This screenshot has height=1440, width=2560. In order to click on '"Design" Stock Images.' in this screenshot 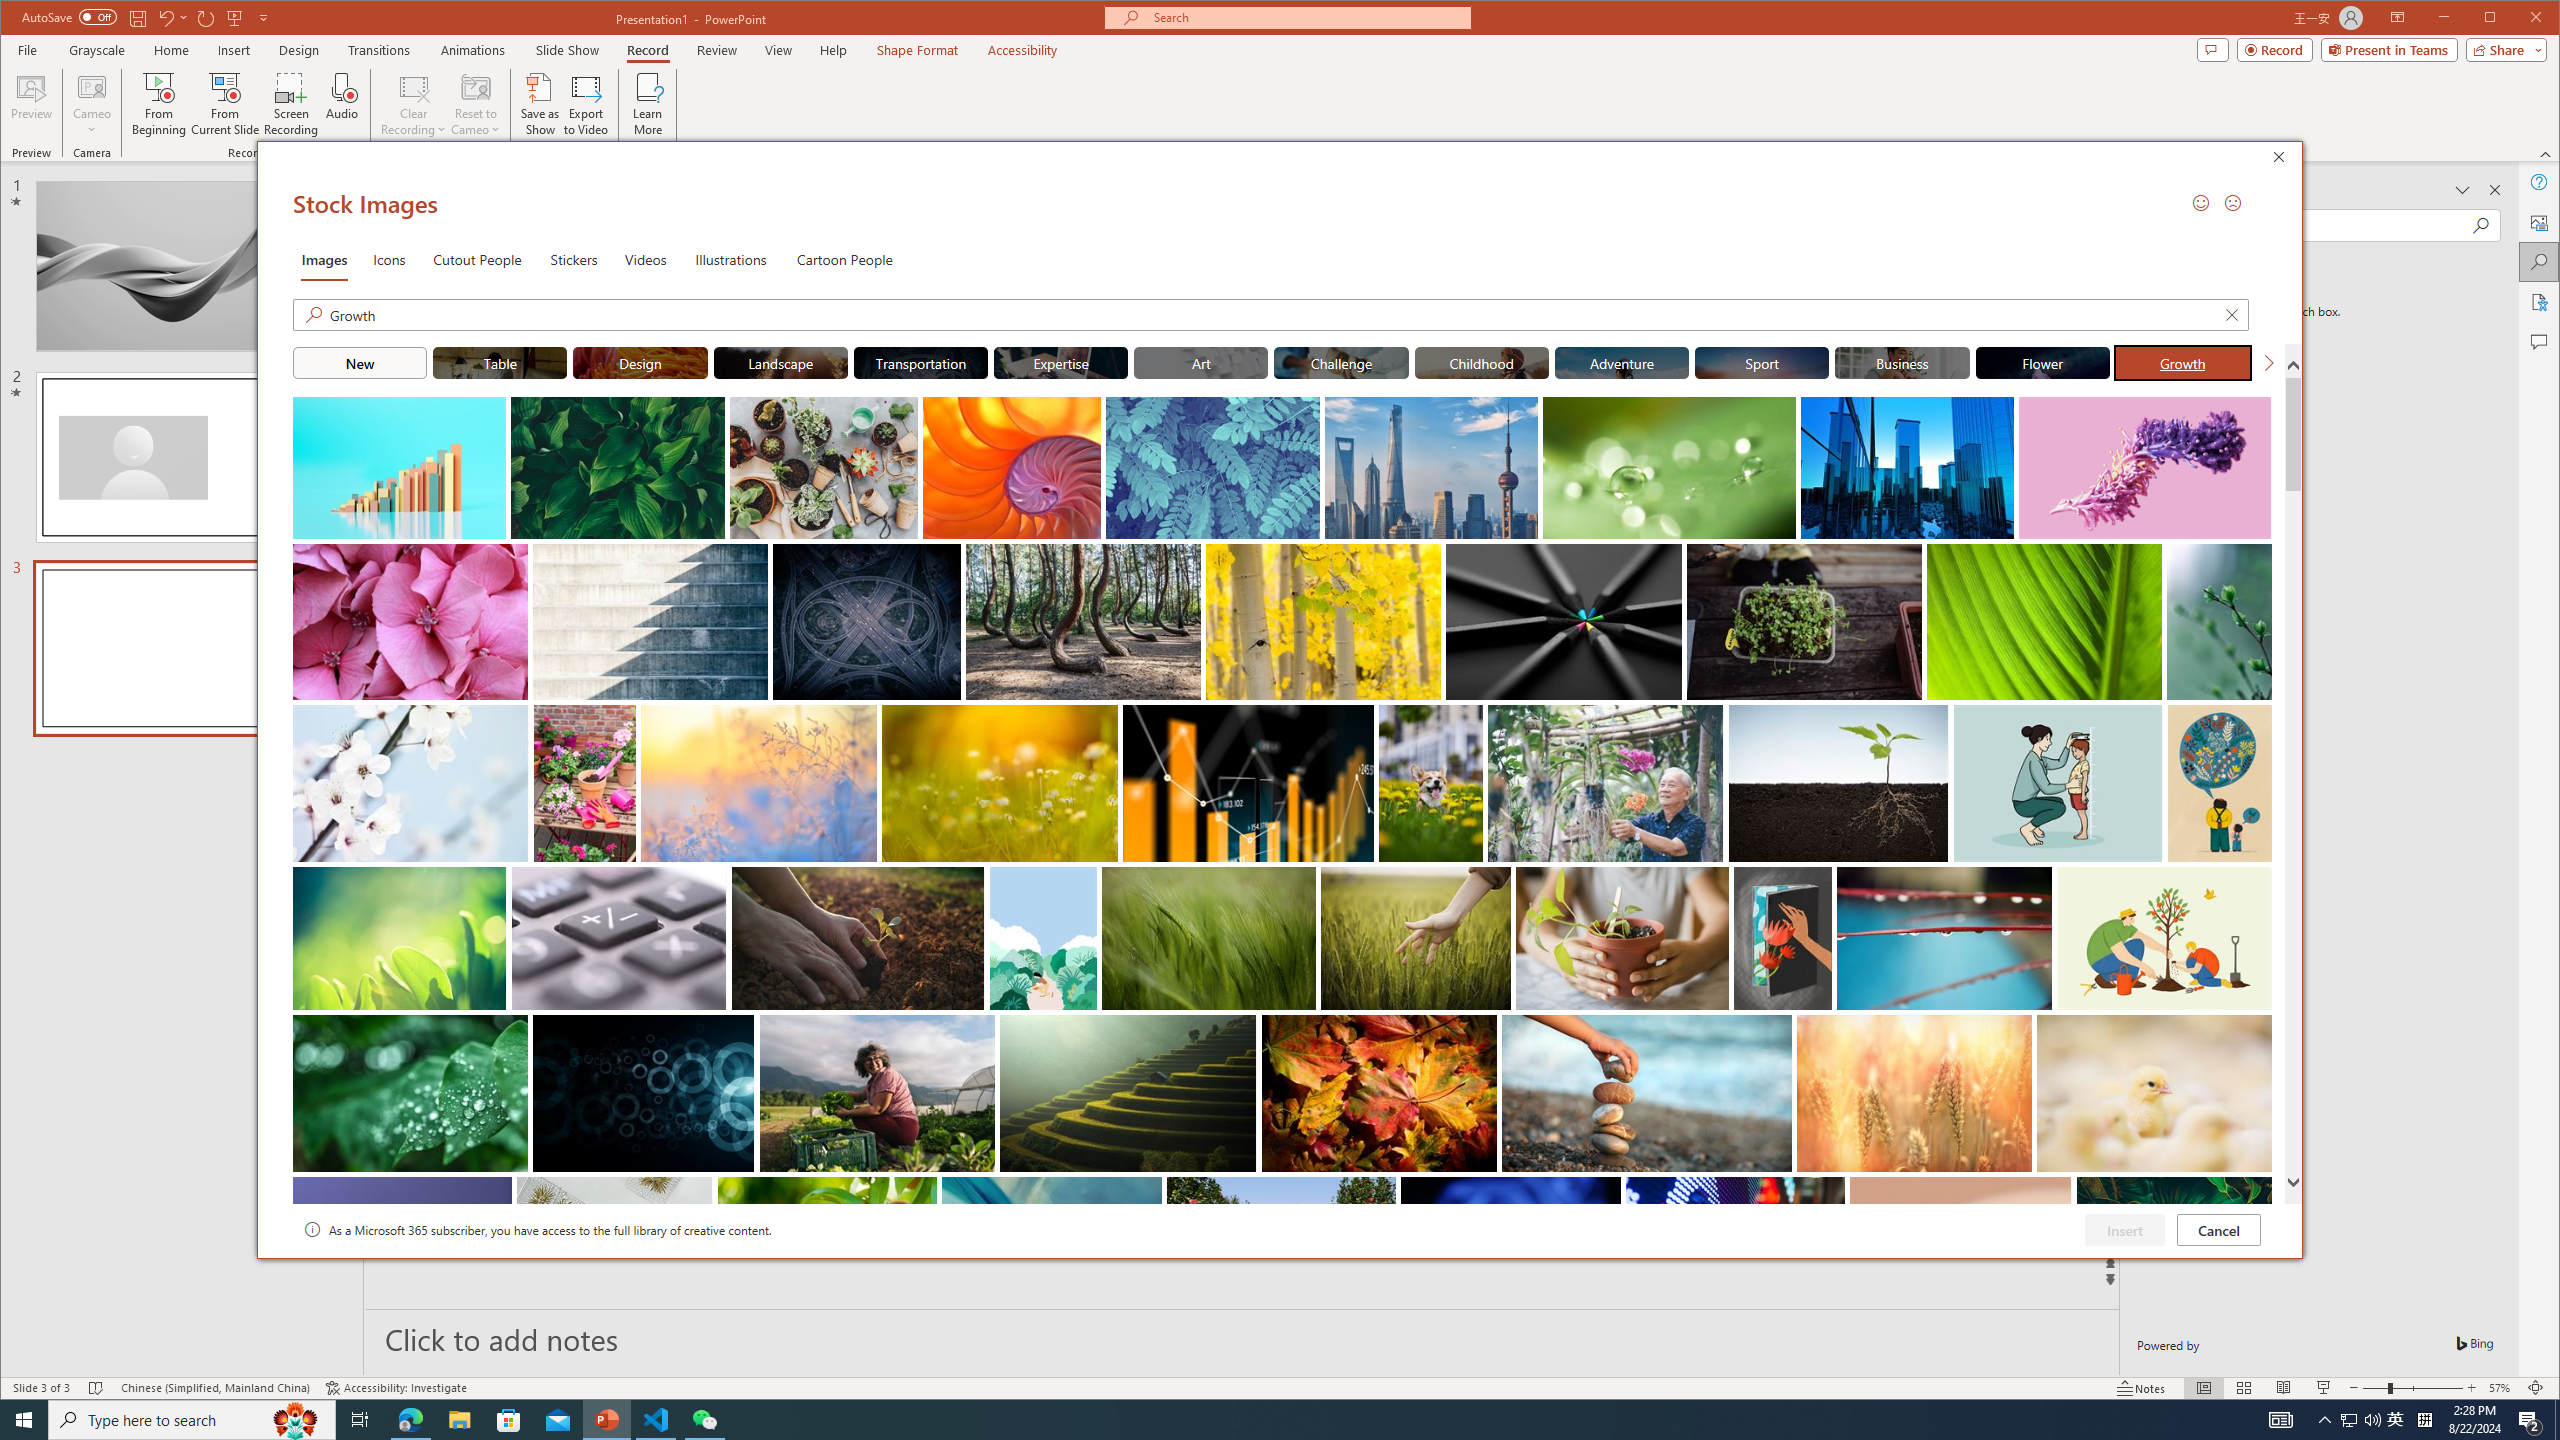, I will do `click(640, 361)`.